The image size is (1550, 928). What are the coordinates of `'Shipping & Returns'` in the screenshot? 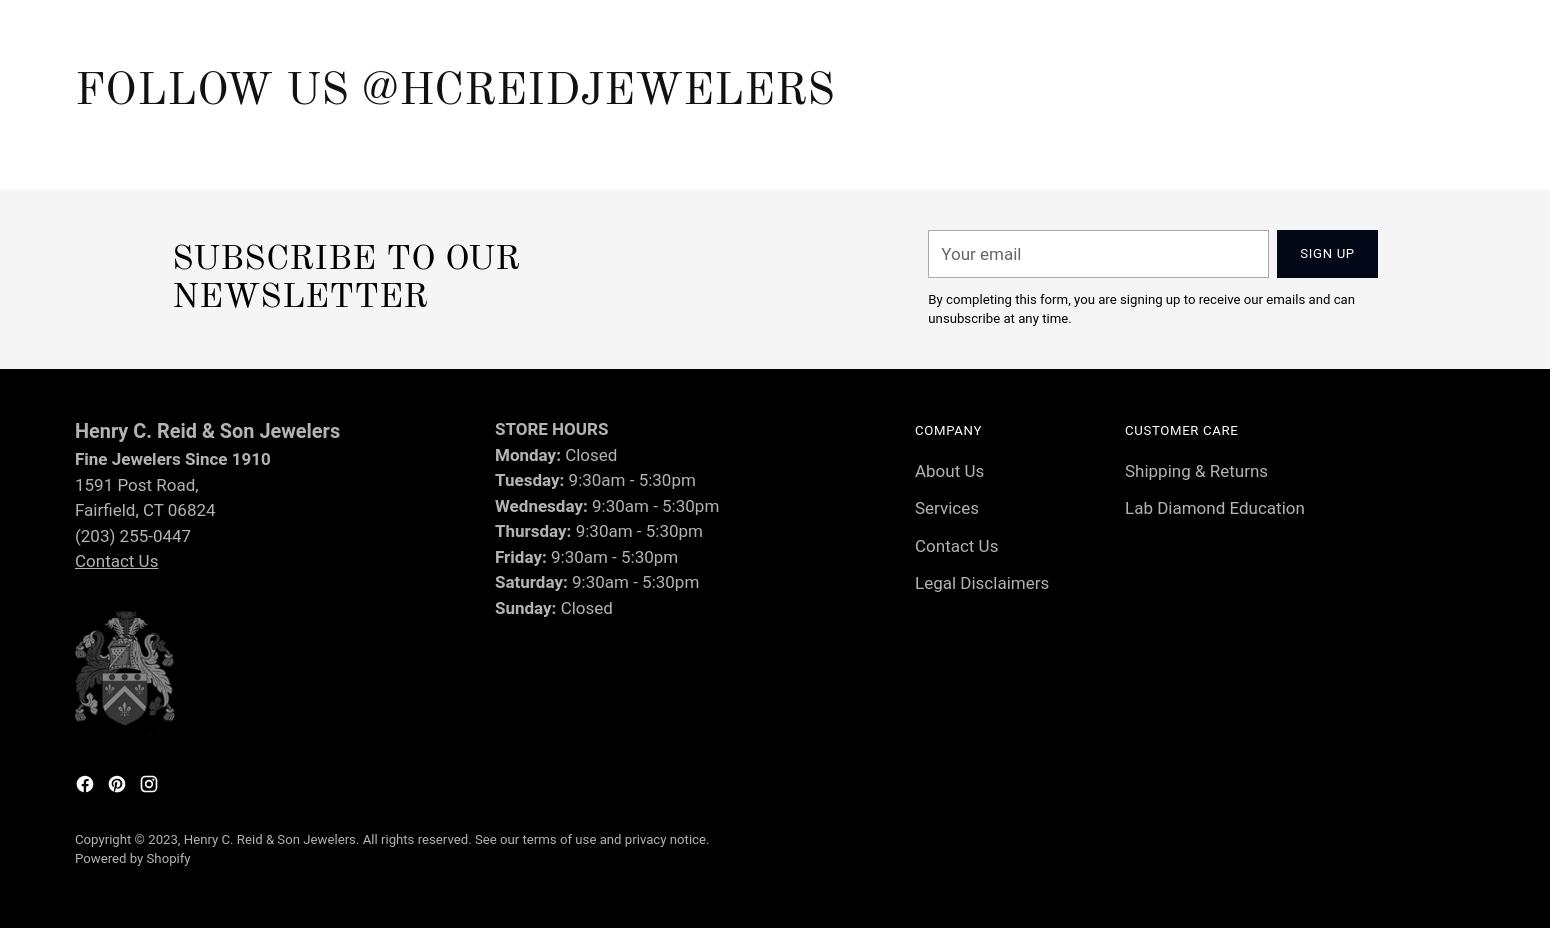 It's located at (1195, 469).